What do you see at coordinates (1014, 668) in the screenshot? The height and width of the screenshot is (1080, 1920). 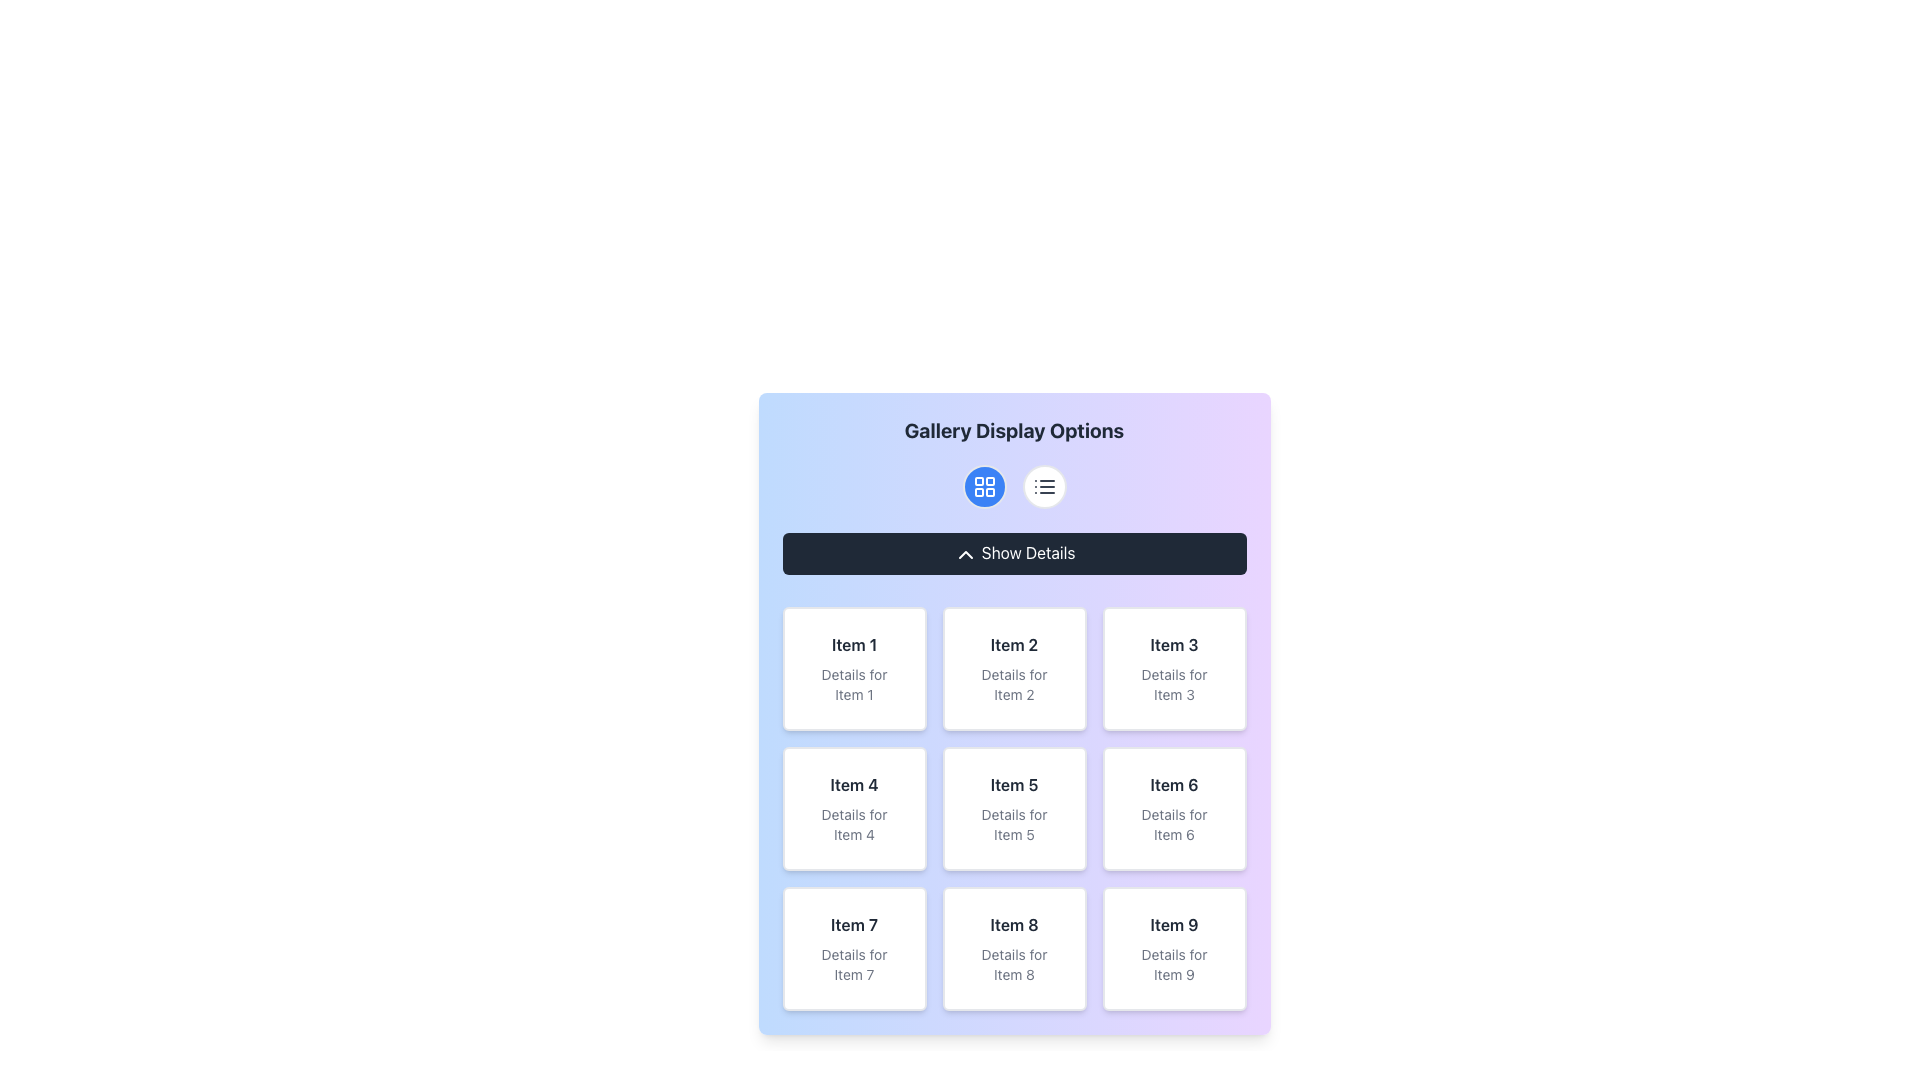 I see `the card titled 'Item 2', which is the second card in a 3x3 grid layout, located in the top-middle position, to interact with adjacent elements` at bounding box center [1014, 668].